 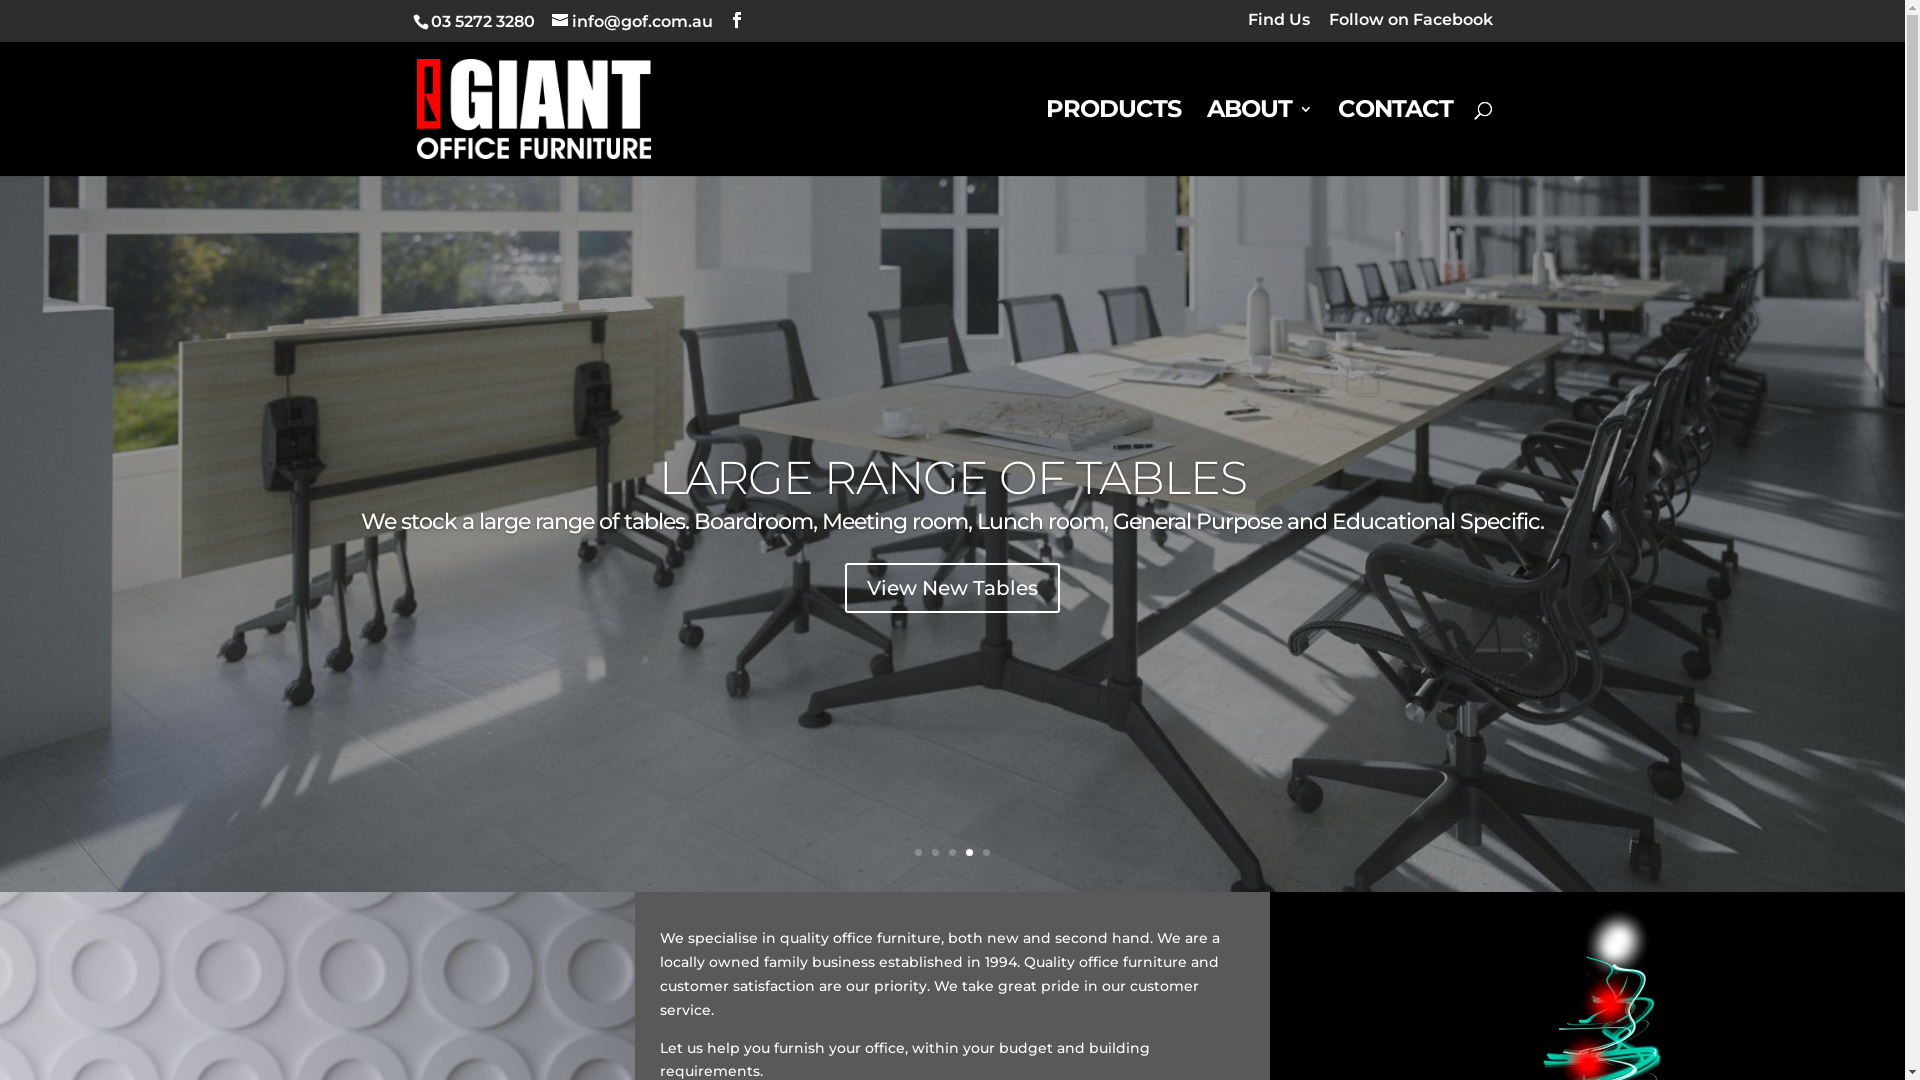 What do you see at coordinates (951, 586) in the screenshot?
I see `'Modular Workstations'` at bounding box center [951, 586].